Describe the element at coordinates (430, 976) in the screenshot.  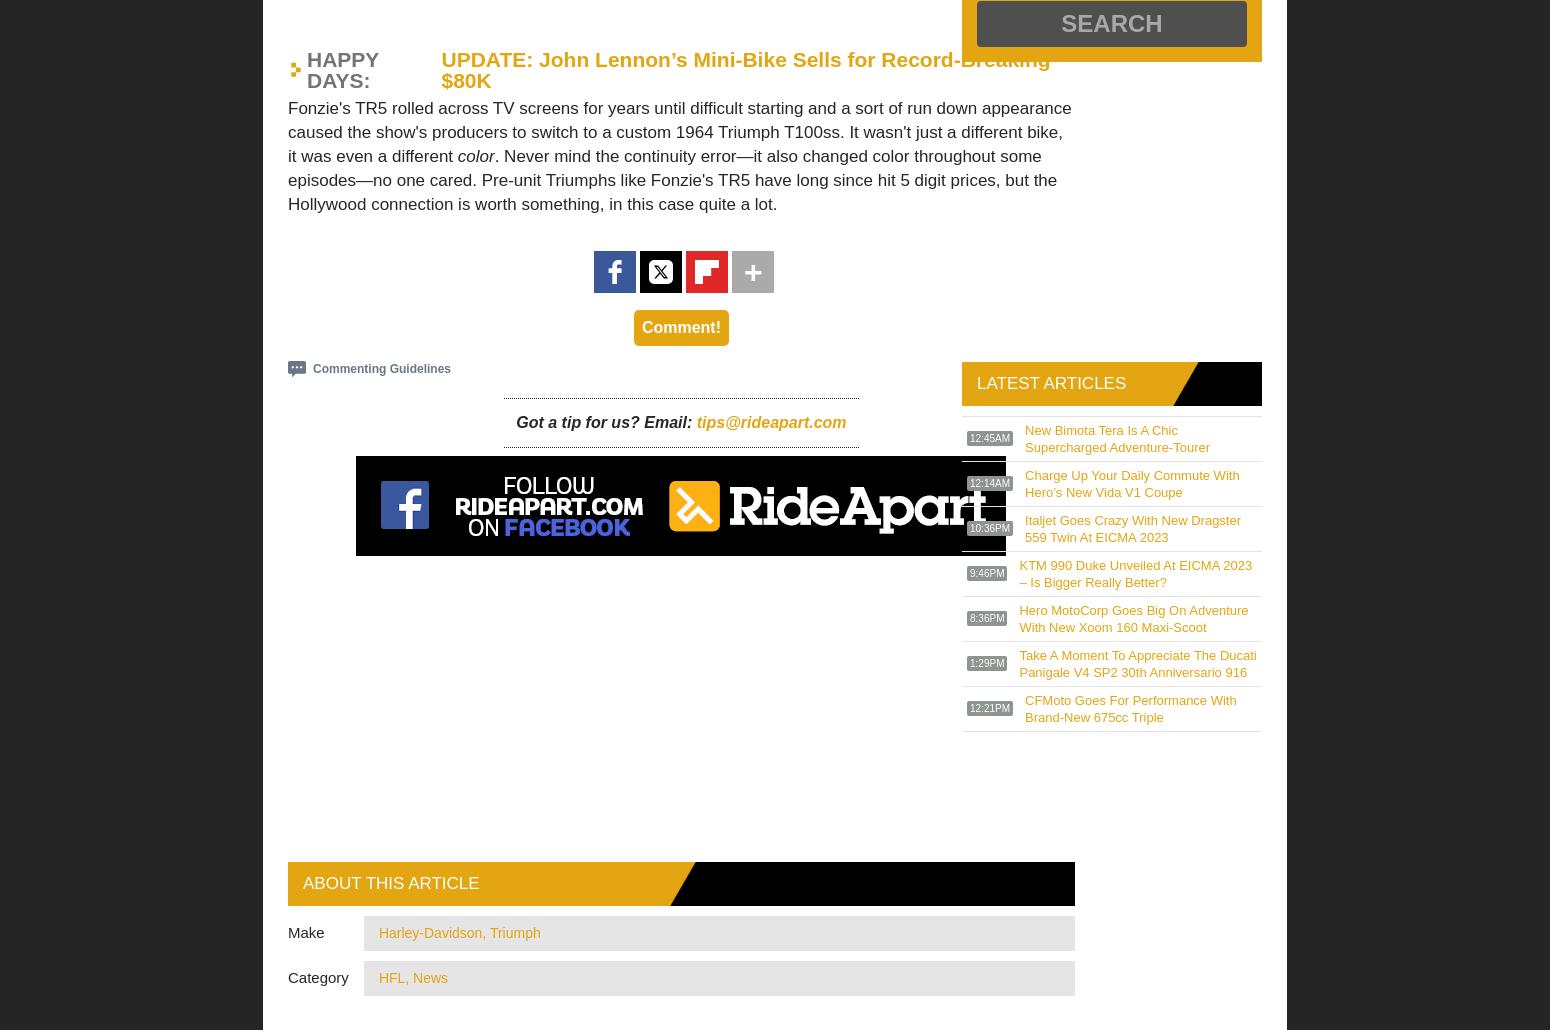
I see `'News'` at that location.